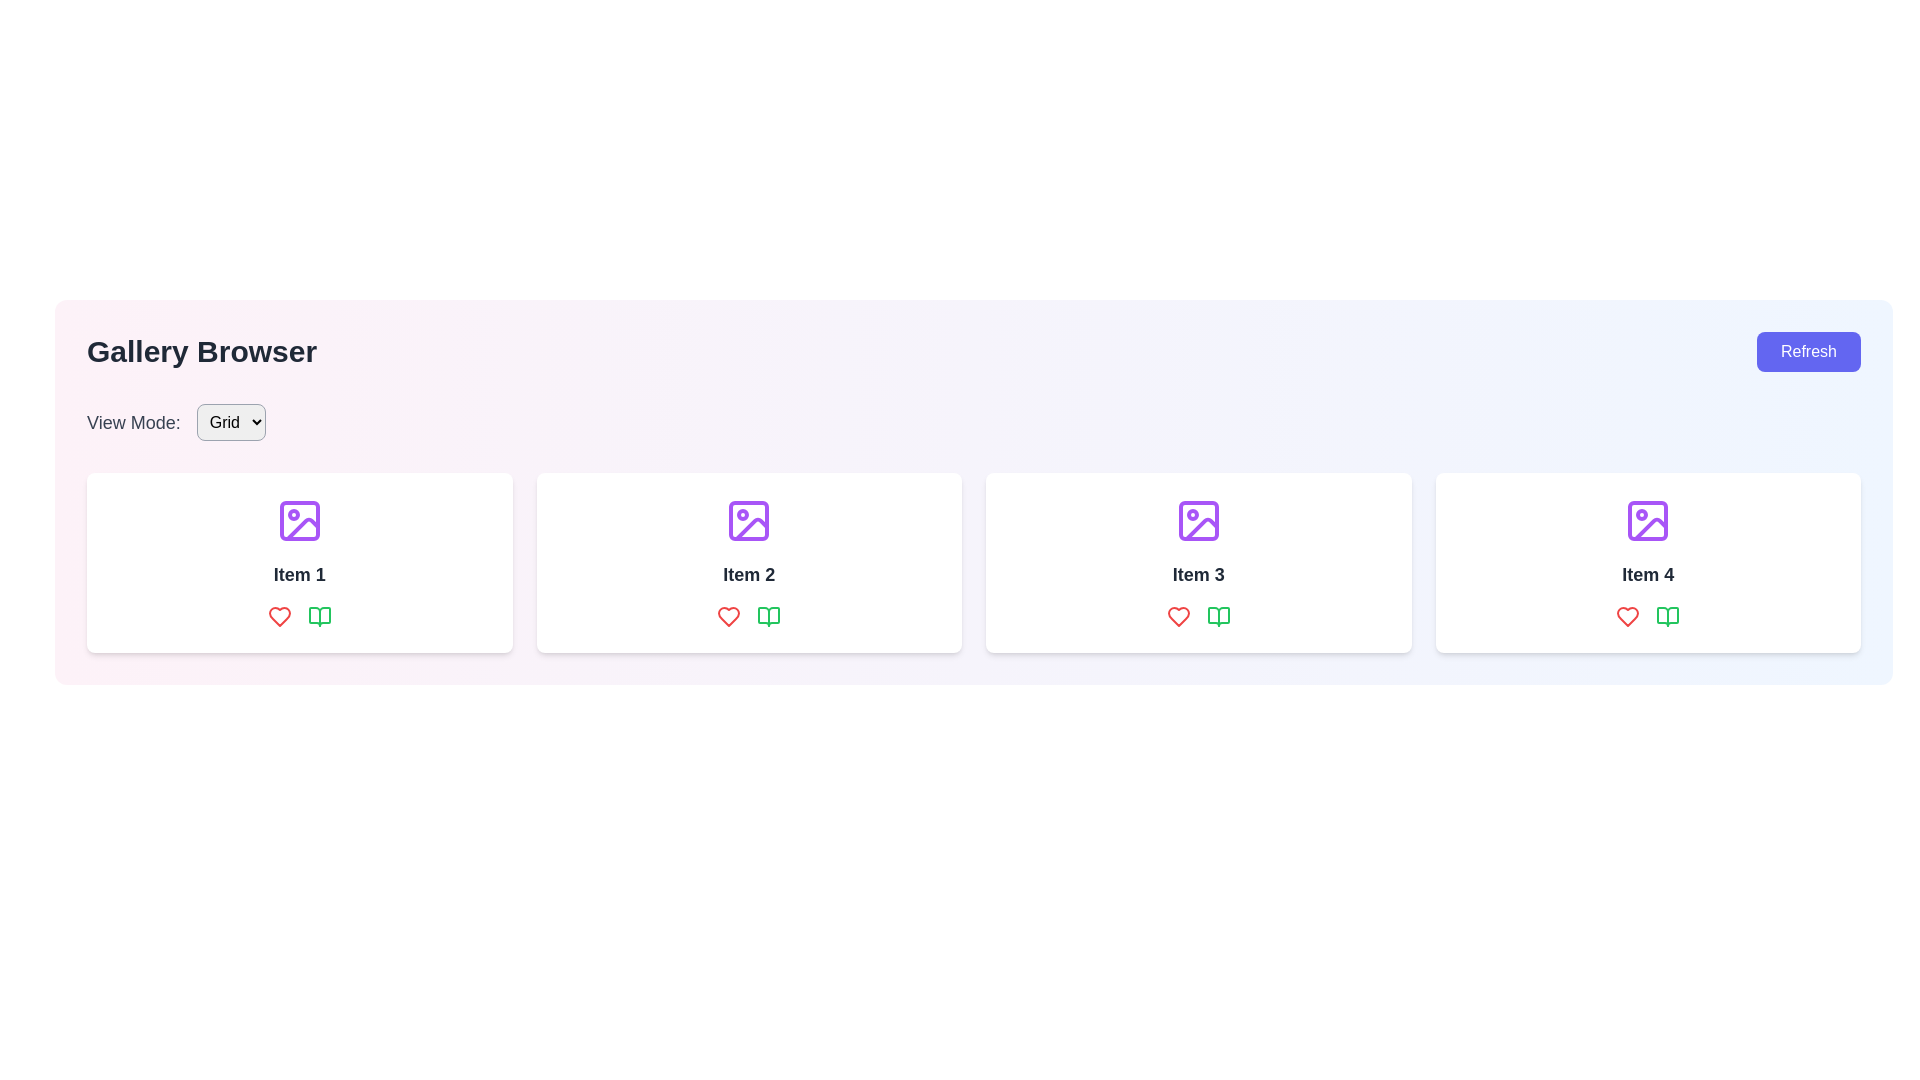 The width and height of the screenshot is (1920, 1080). What do you see at coordinates (1648, 574) in the screenshot?
I see `the text label 'Item 4' located centrally within the fourth card of the grid layout, directly below a purple icon and above two interactive icons` at bounding box center [1648, 574].